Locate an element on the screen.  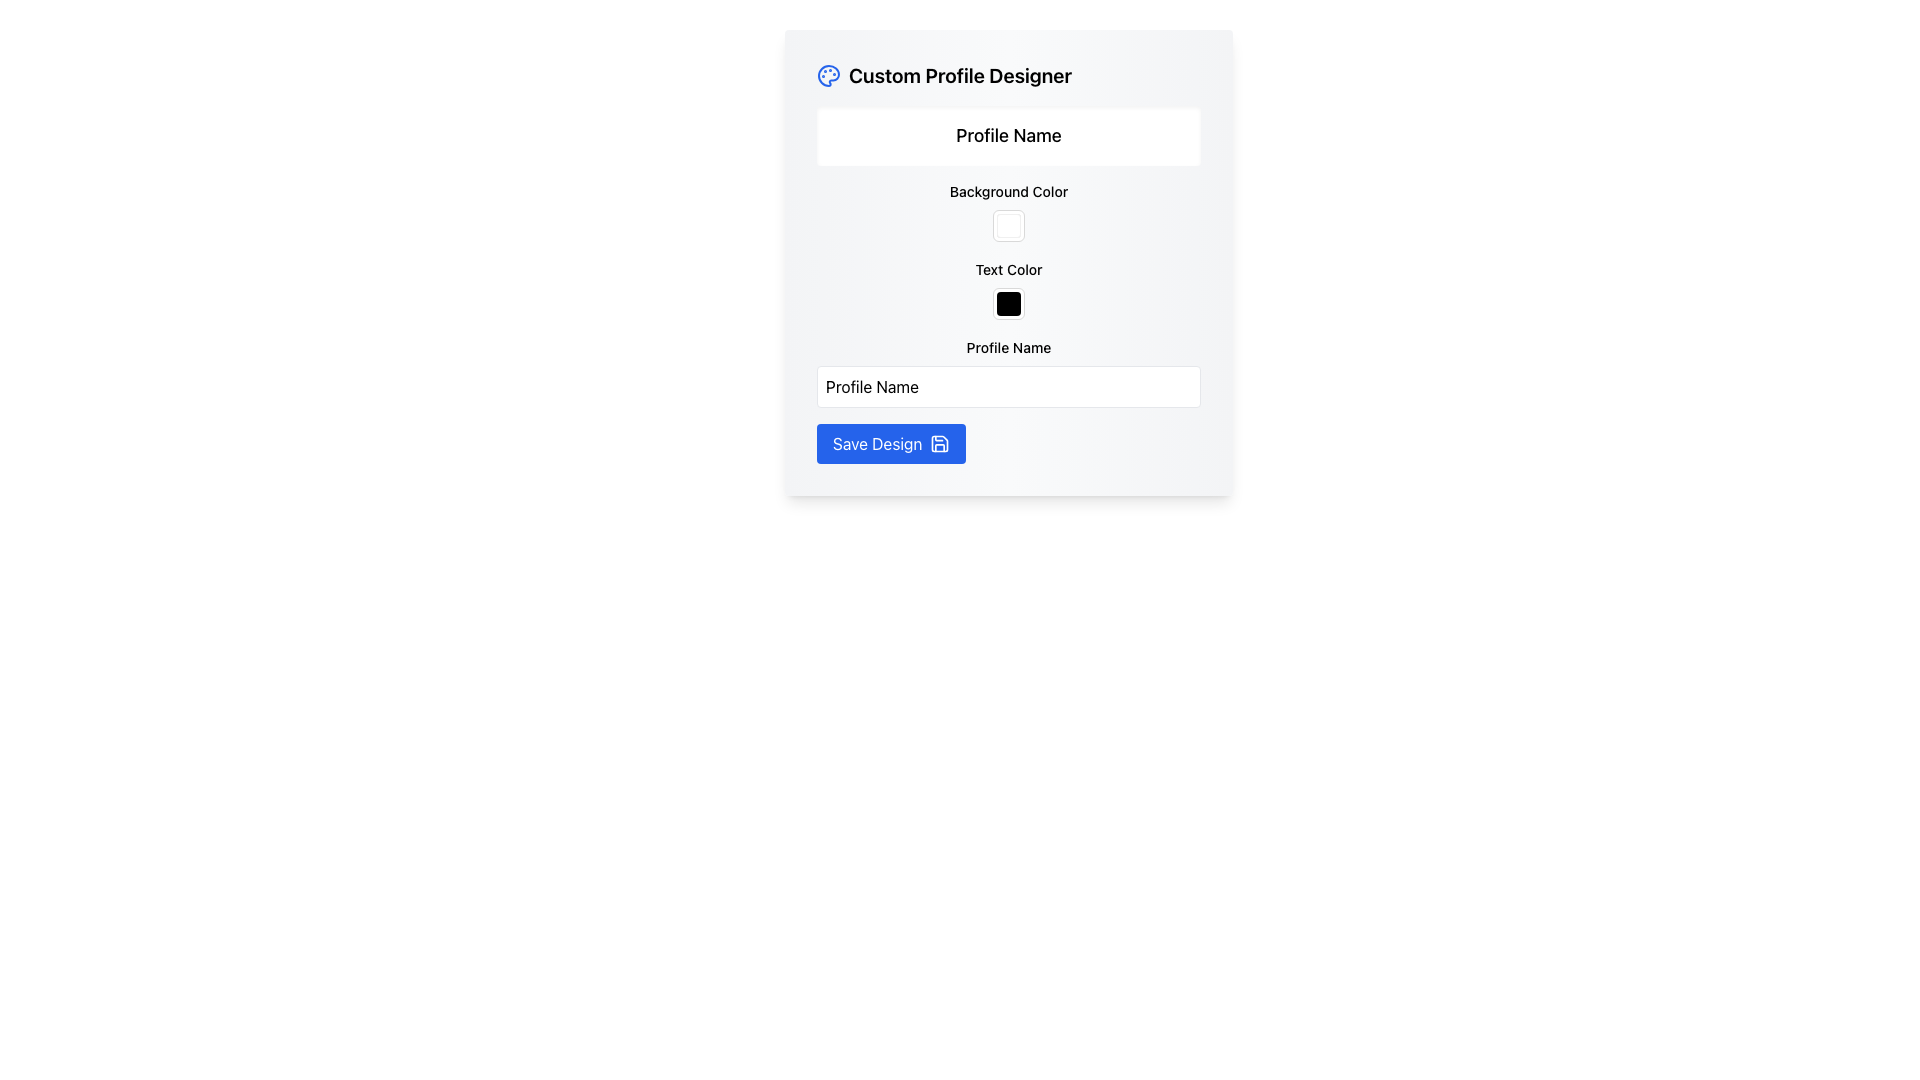
the label displaying 'Text Color', which is centrally aligned above the color picker in the form-like interface is located at coordinates (1008, 270).